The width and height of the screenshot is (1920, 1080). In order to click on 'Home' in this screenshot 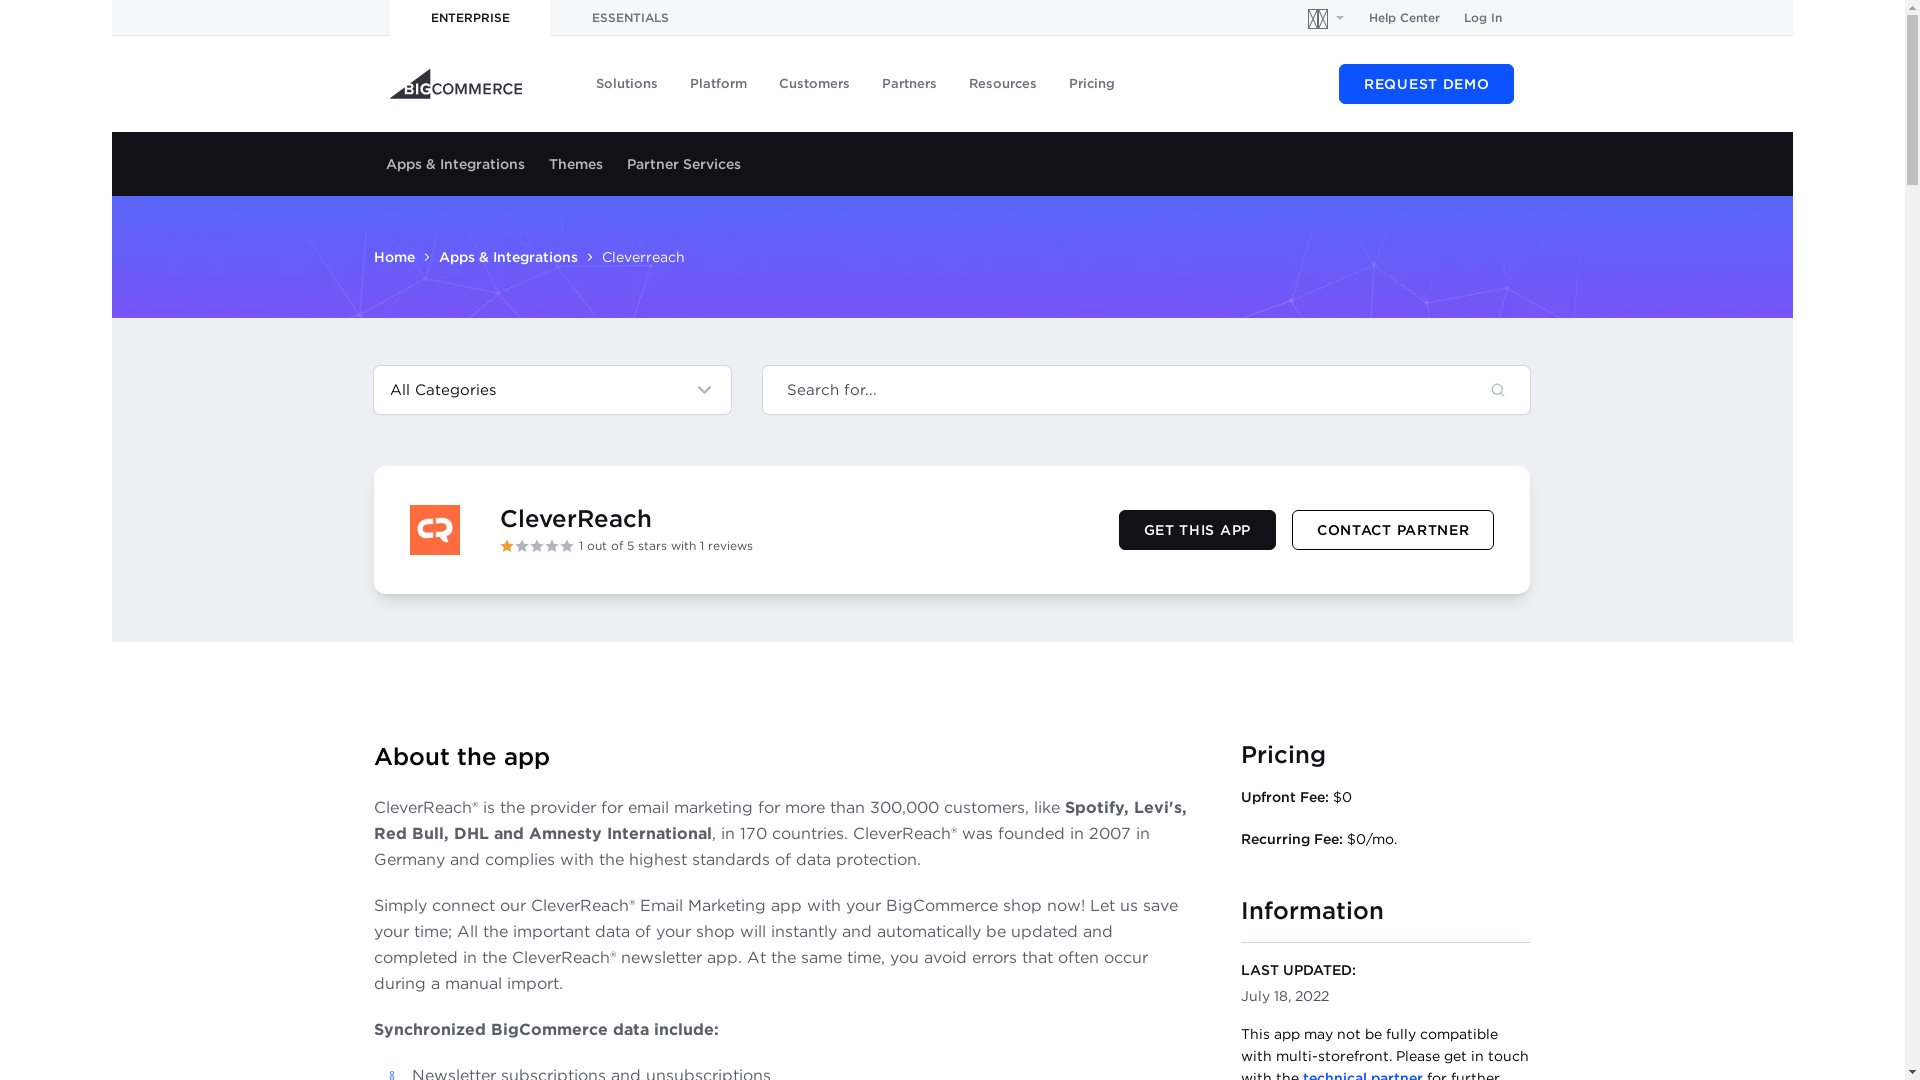, I will do `click(394, 256)`.